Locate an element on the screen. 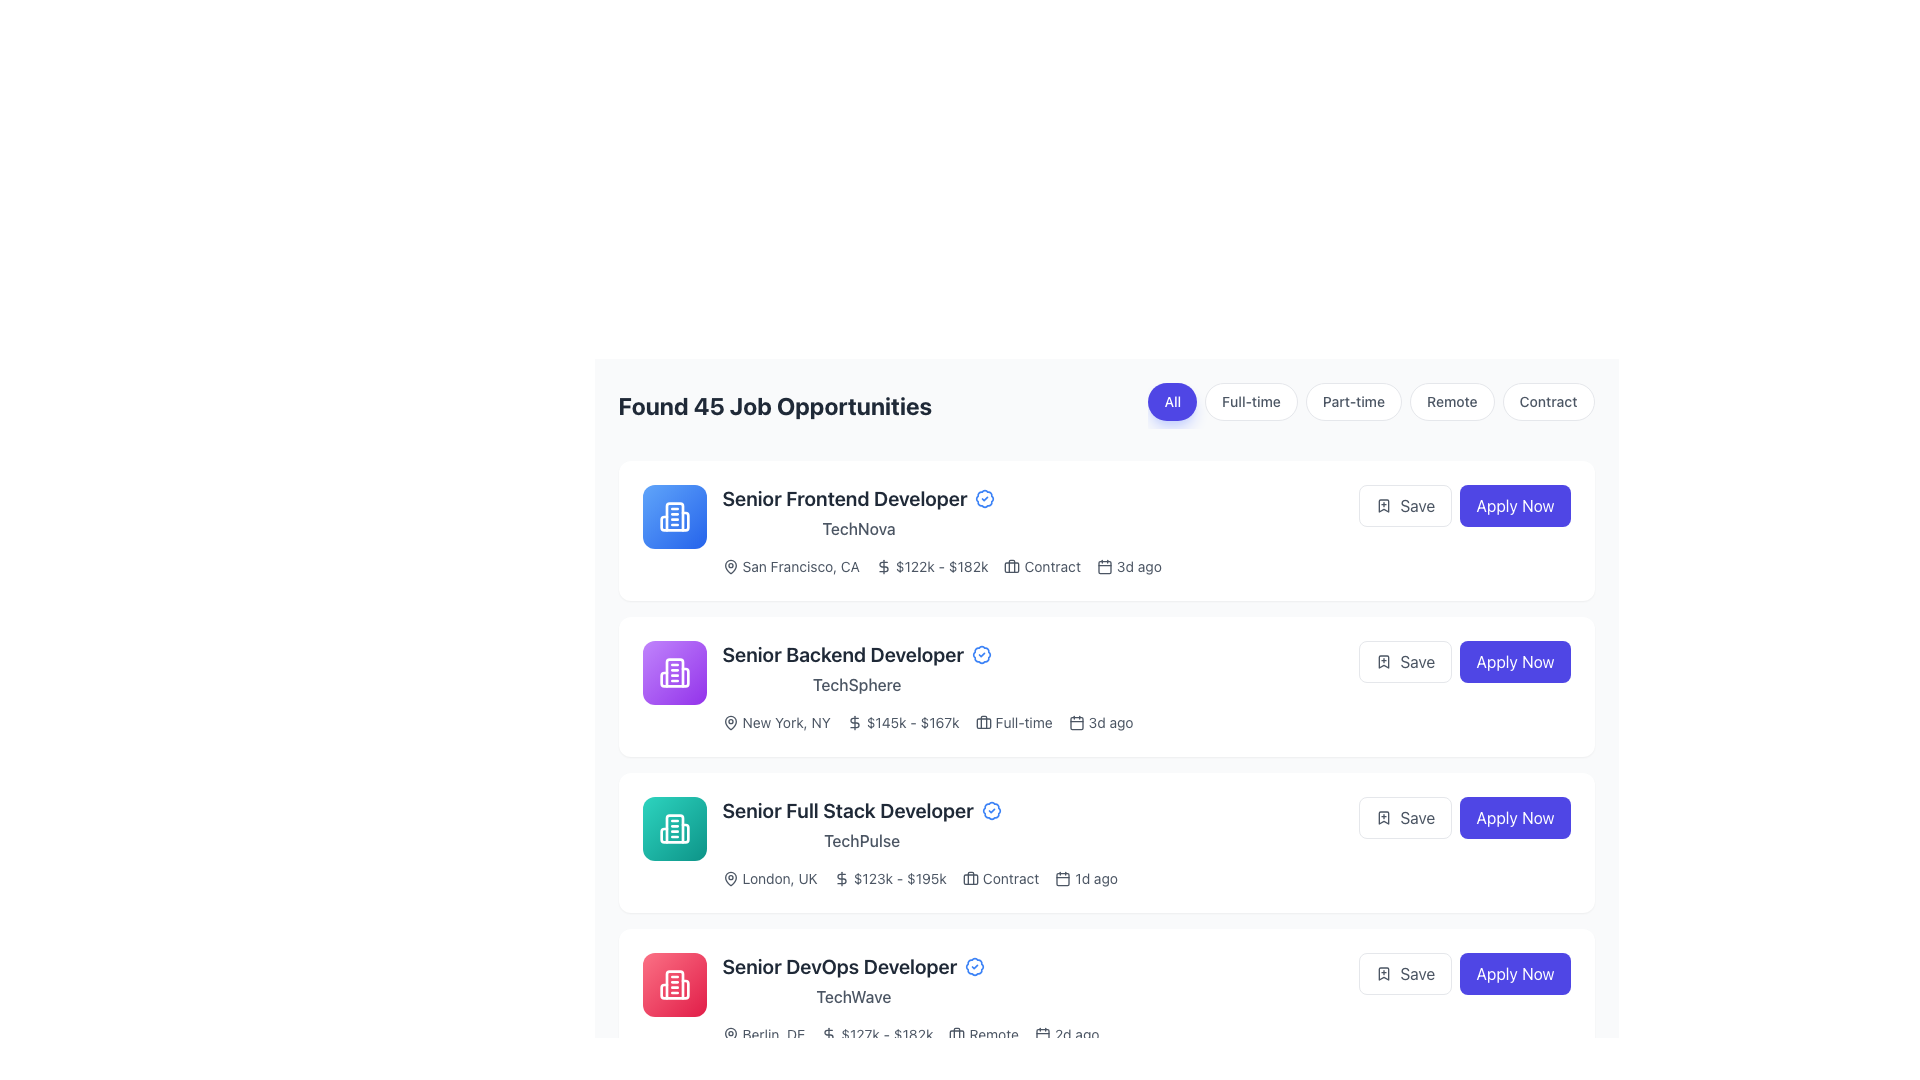 This screenshot has height=1080, width=1920. the icon associated with the job listing for 'New York, NY', which is the second job entry in the list of job opportunities is located at coordinates (729, 722).